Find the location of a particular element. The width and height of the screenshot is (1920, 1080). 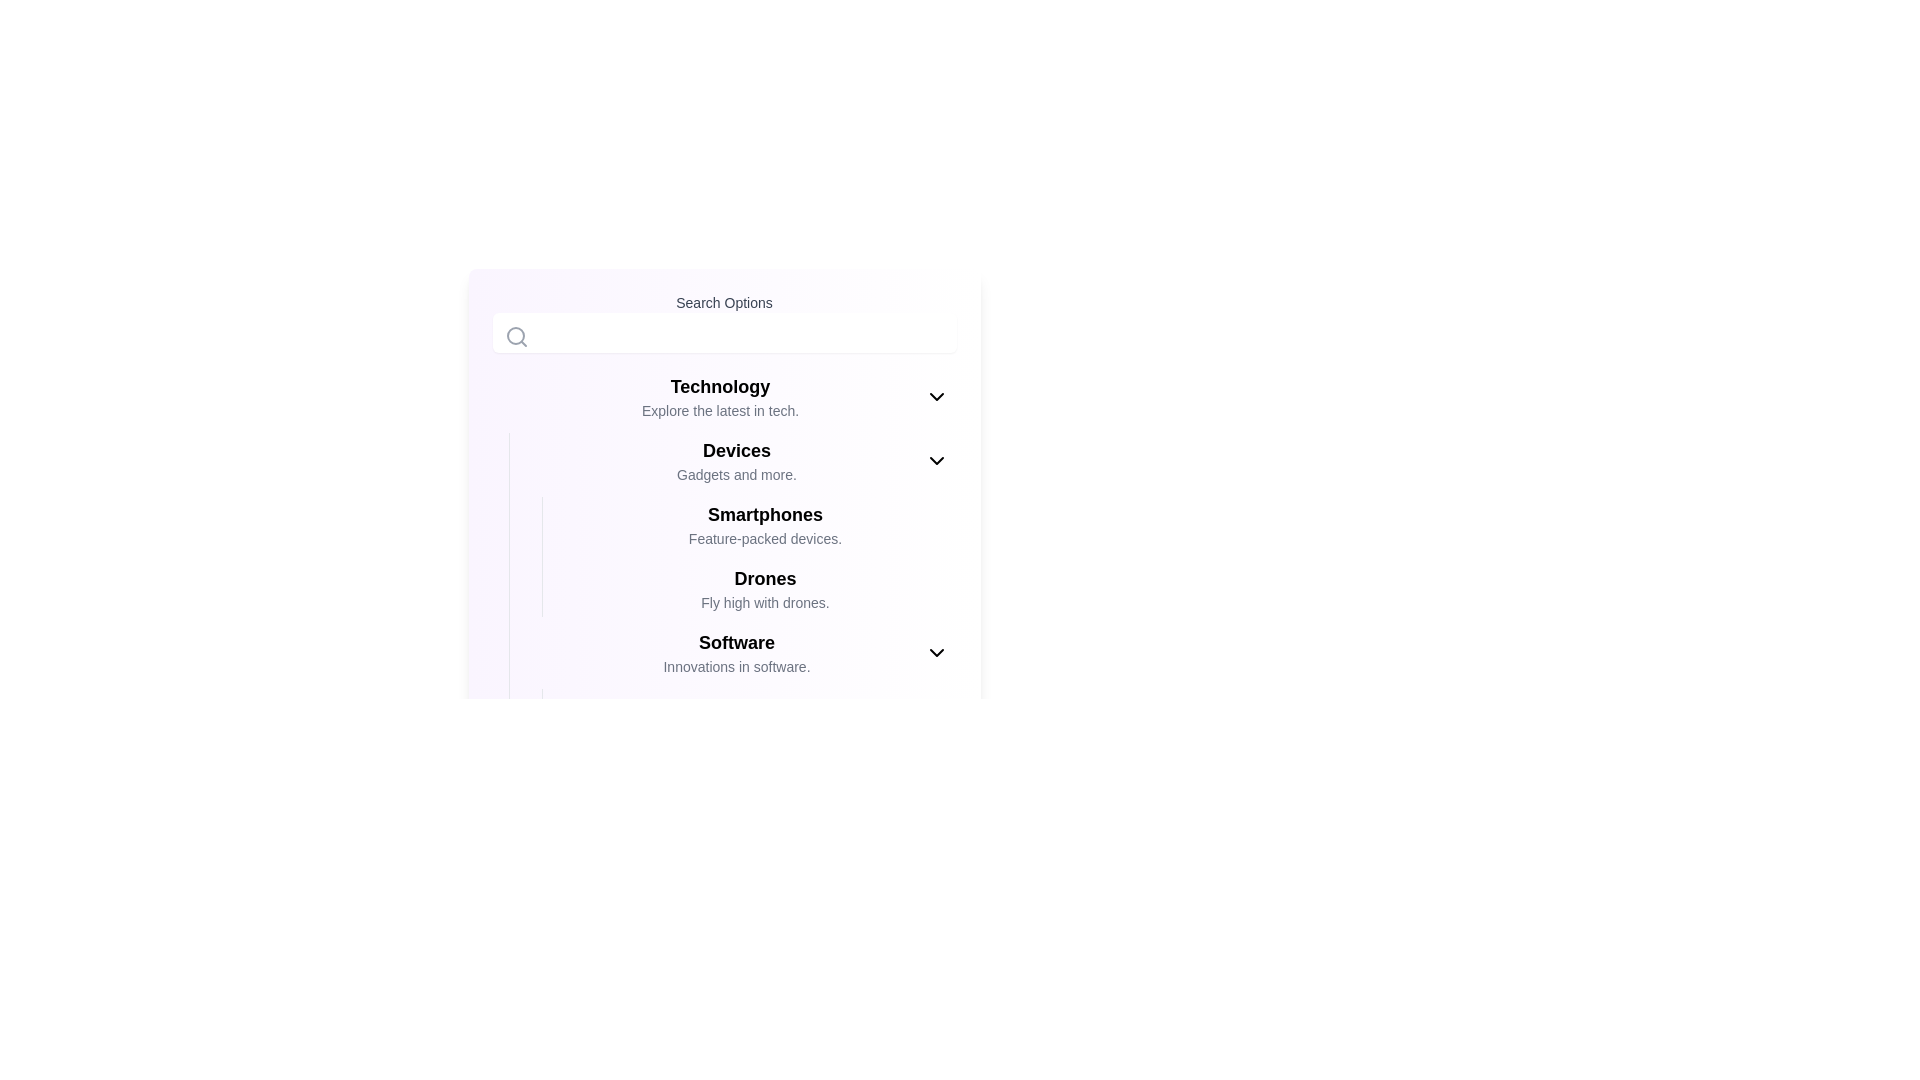

the 'Drones' text block in the main menu under 'Technology', which is positioned between 'Smartphones' and 'Software' is located at coordinates (723, 588).